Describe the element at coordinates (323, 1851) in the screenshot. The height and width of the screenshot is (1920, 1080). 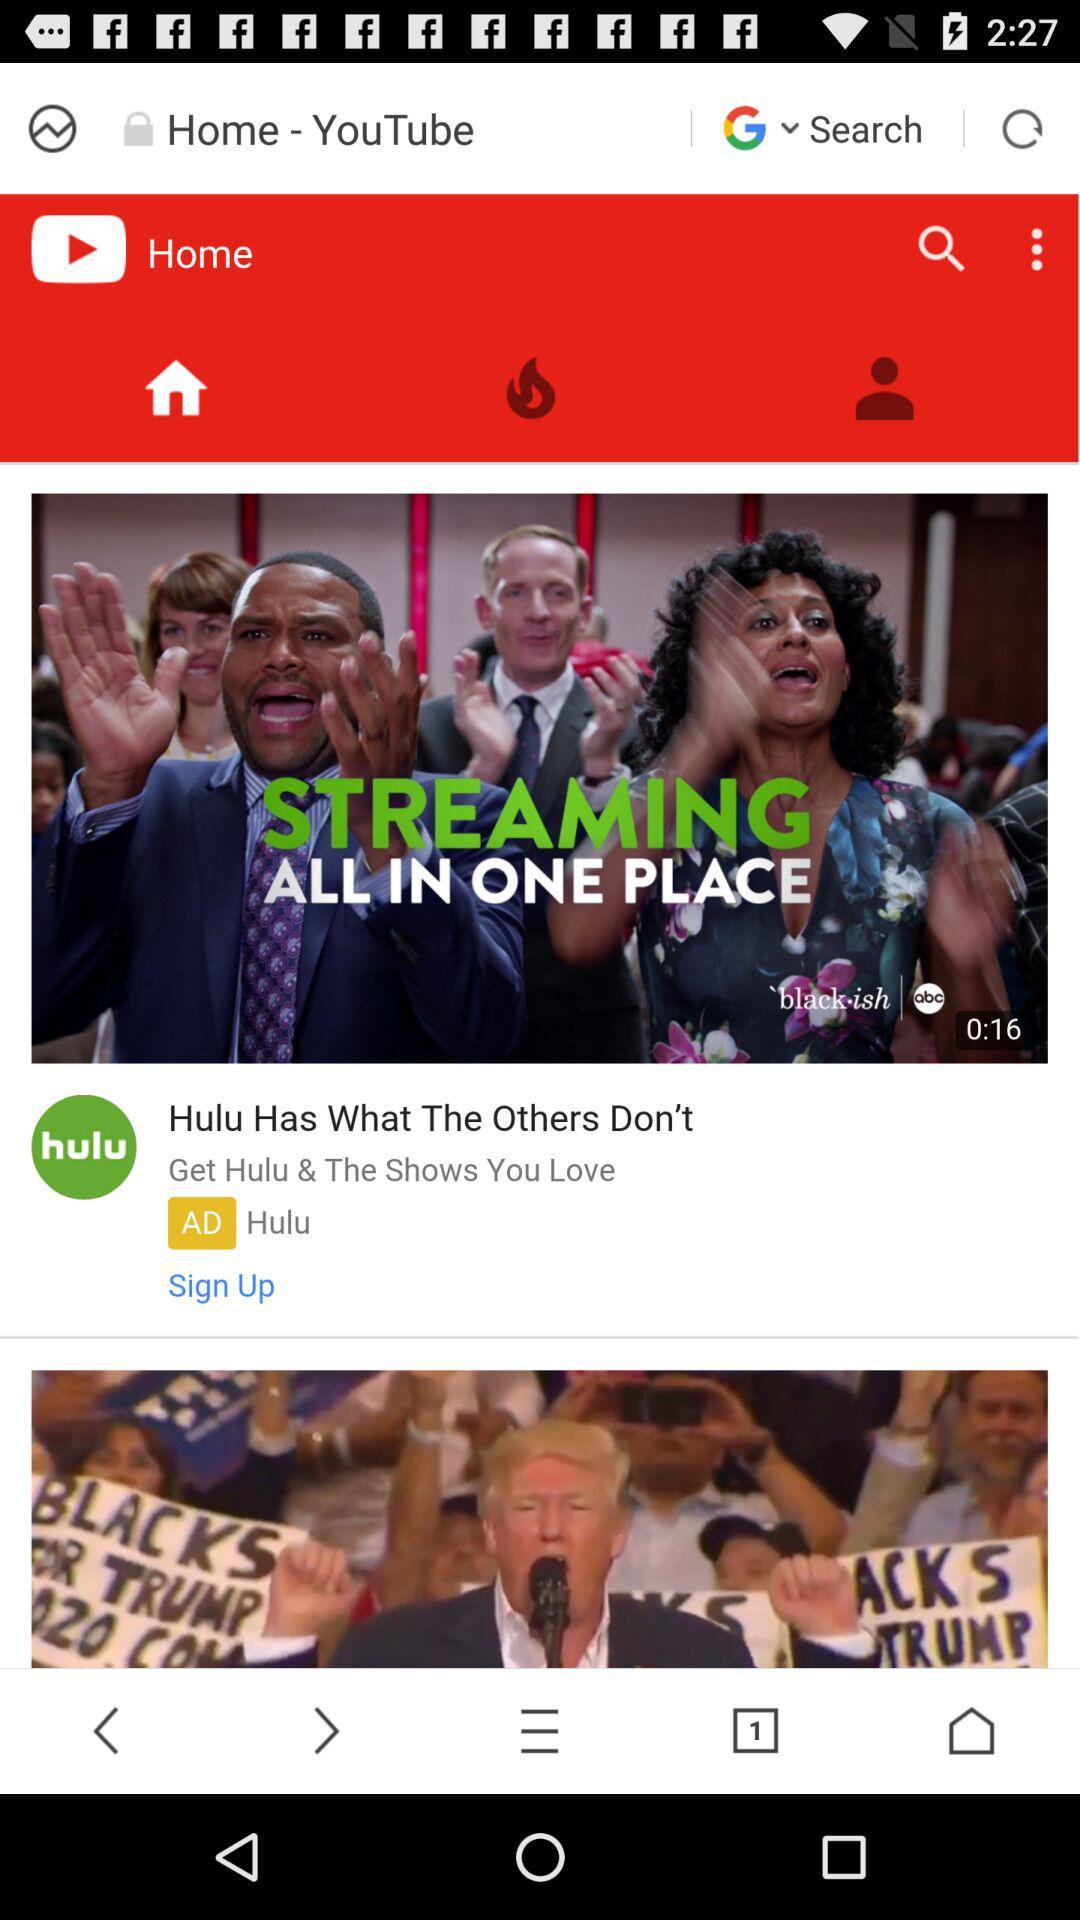
I see `the arrow_forward icon` at that location.